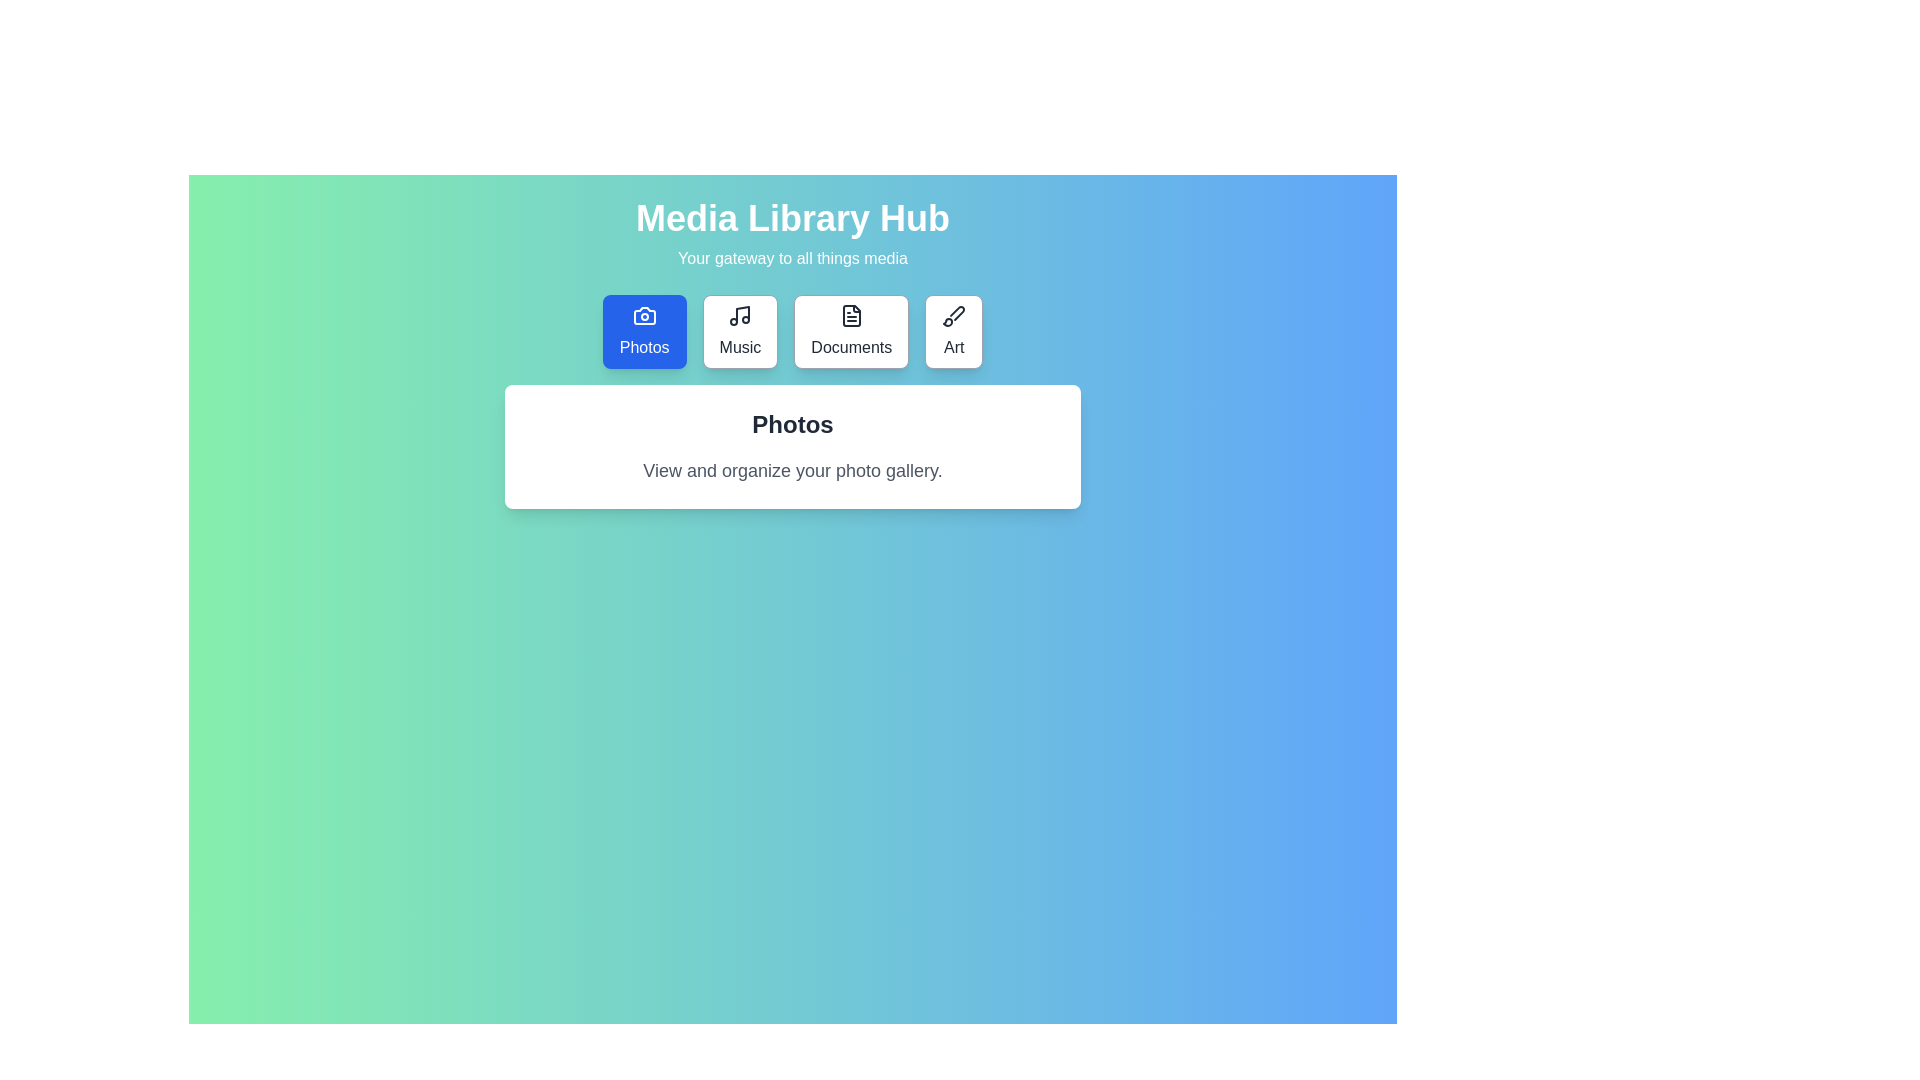 Image resolution: width=1920 pixels, height=1080 pixels. I want to click on the Music tab, so click(738, 330).